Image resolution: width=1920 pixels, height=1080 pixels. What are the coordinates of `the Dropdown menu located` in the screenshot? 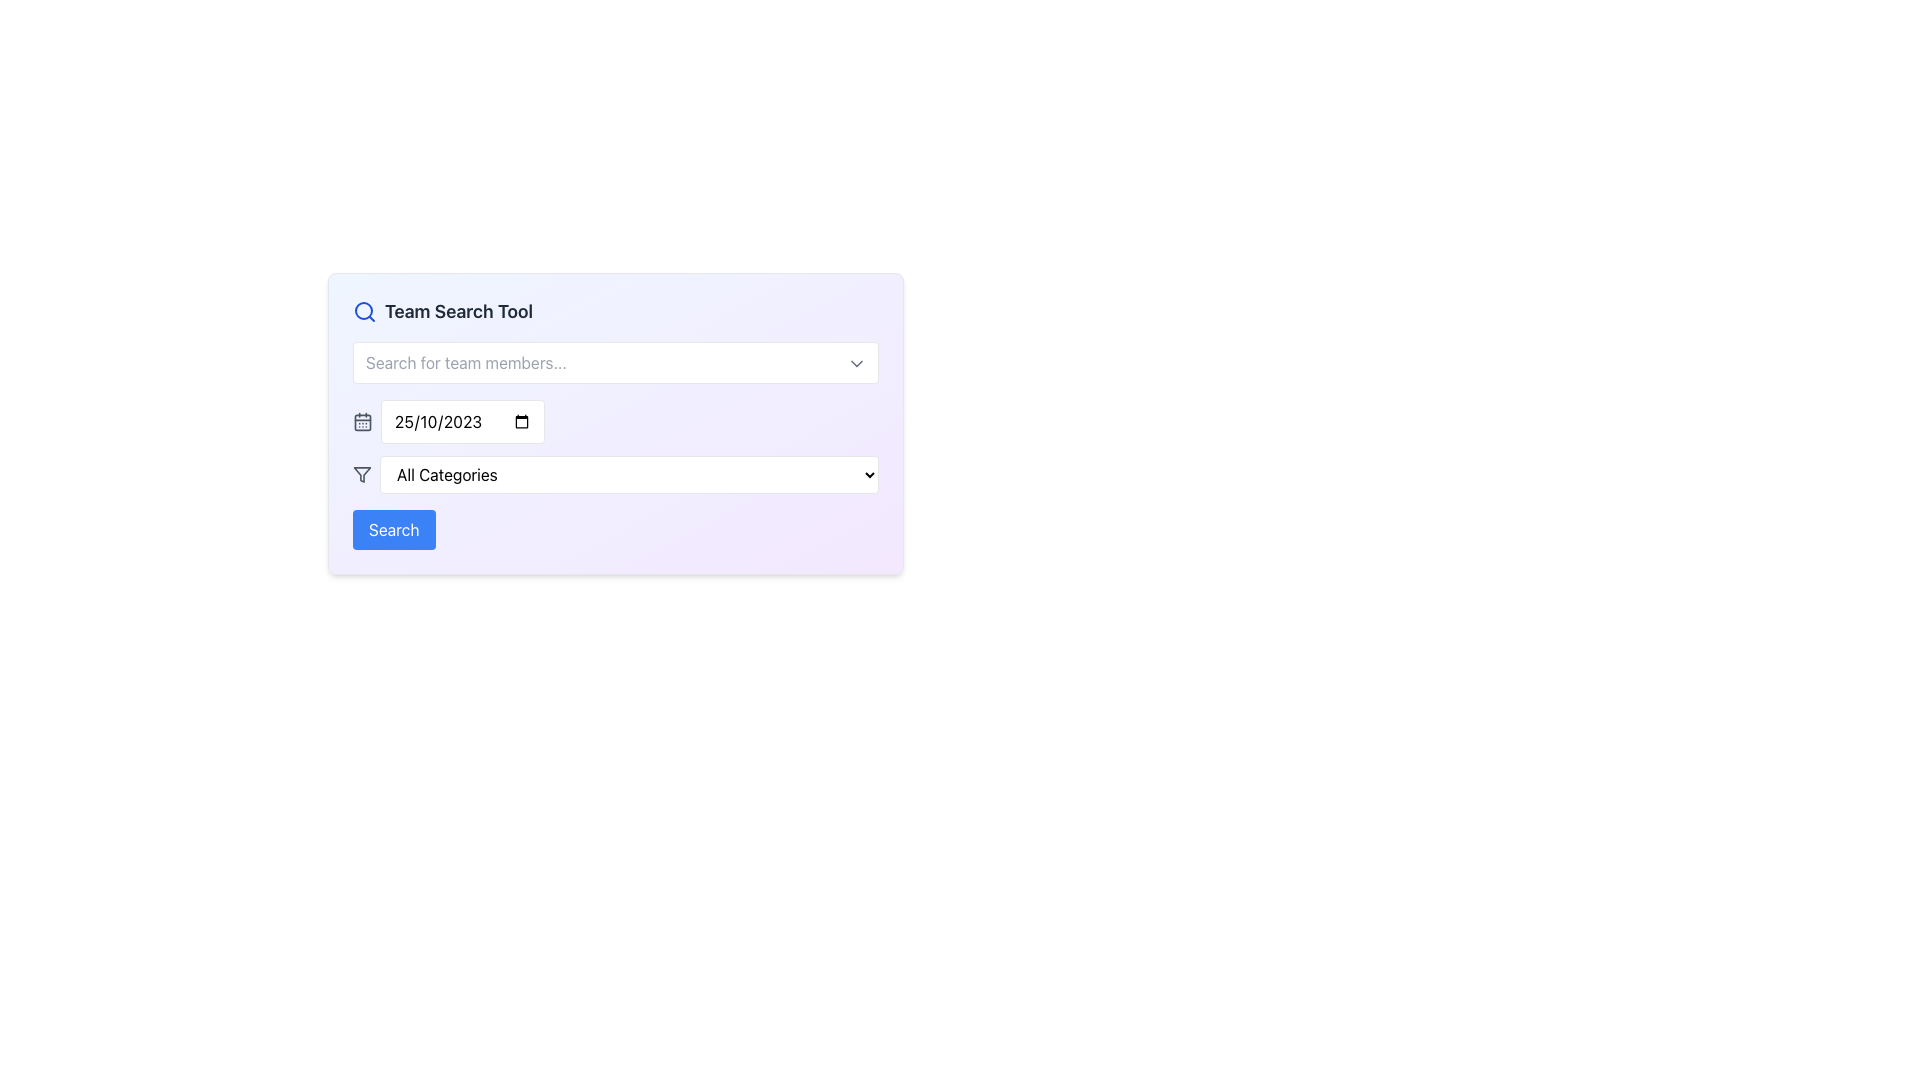 It's located at (628, 474).